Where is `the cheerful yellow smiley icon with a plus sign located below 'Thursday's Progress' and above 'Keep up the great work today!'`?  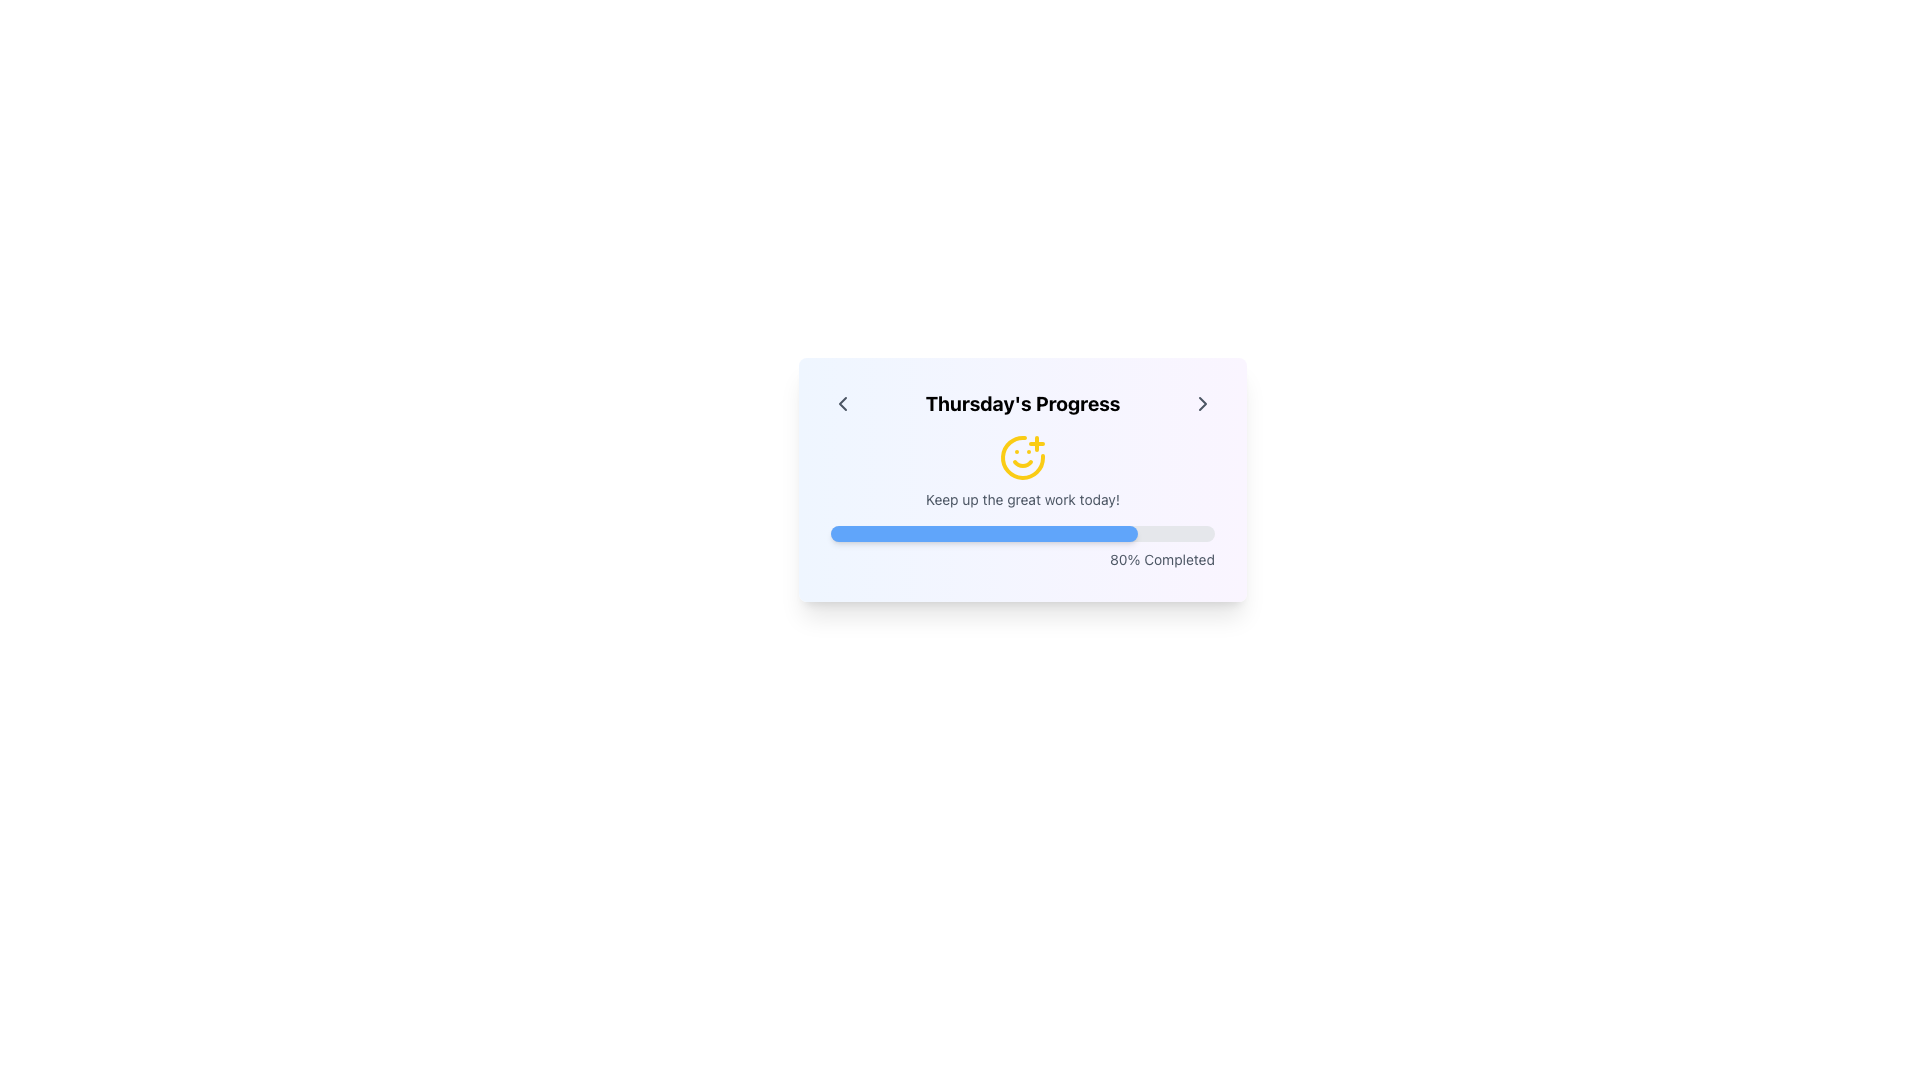 the cheerful yellow smiley icon with a plus sign located below 'Thursday's Progress' and above 'Keep up the great work today!' is located at coordinates (1022, 458).